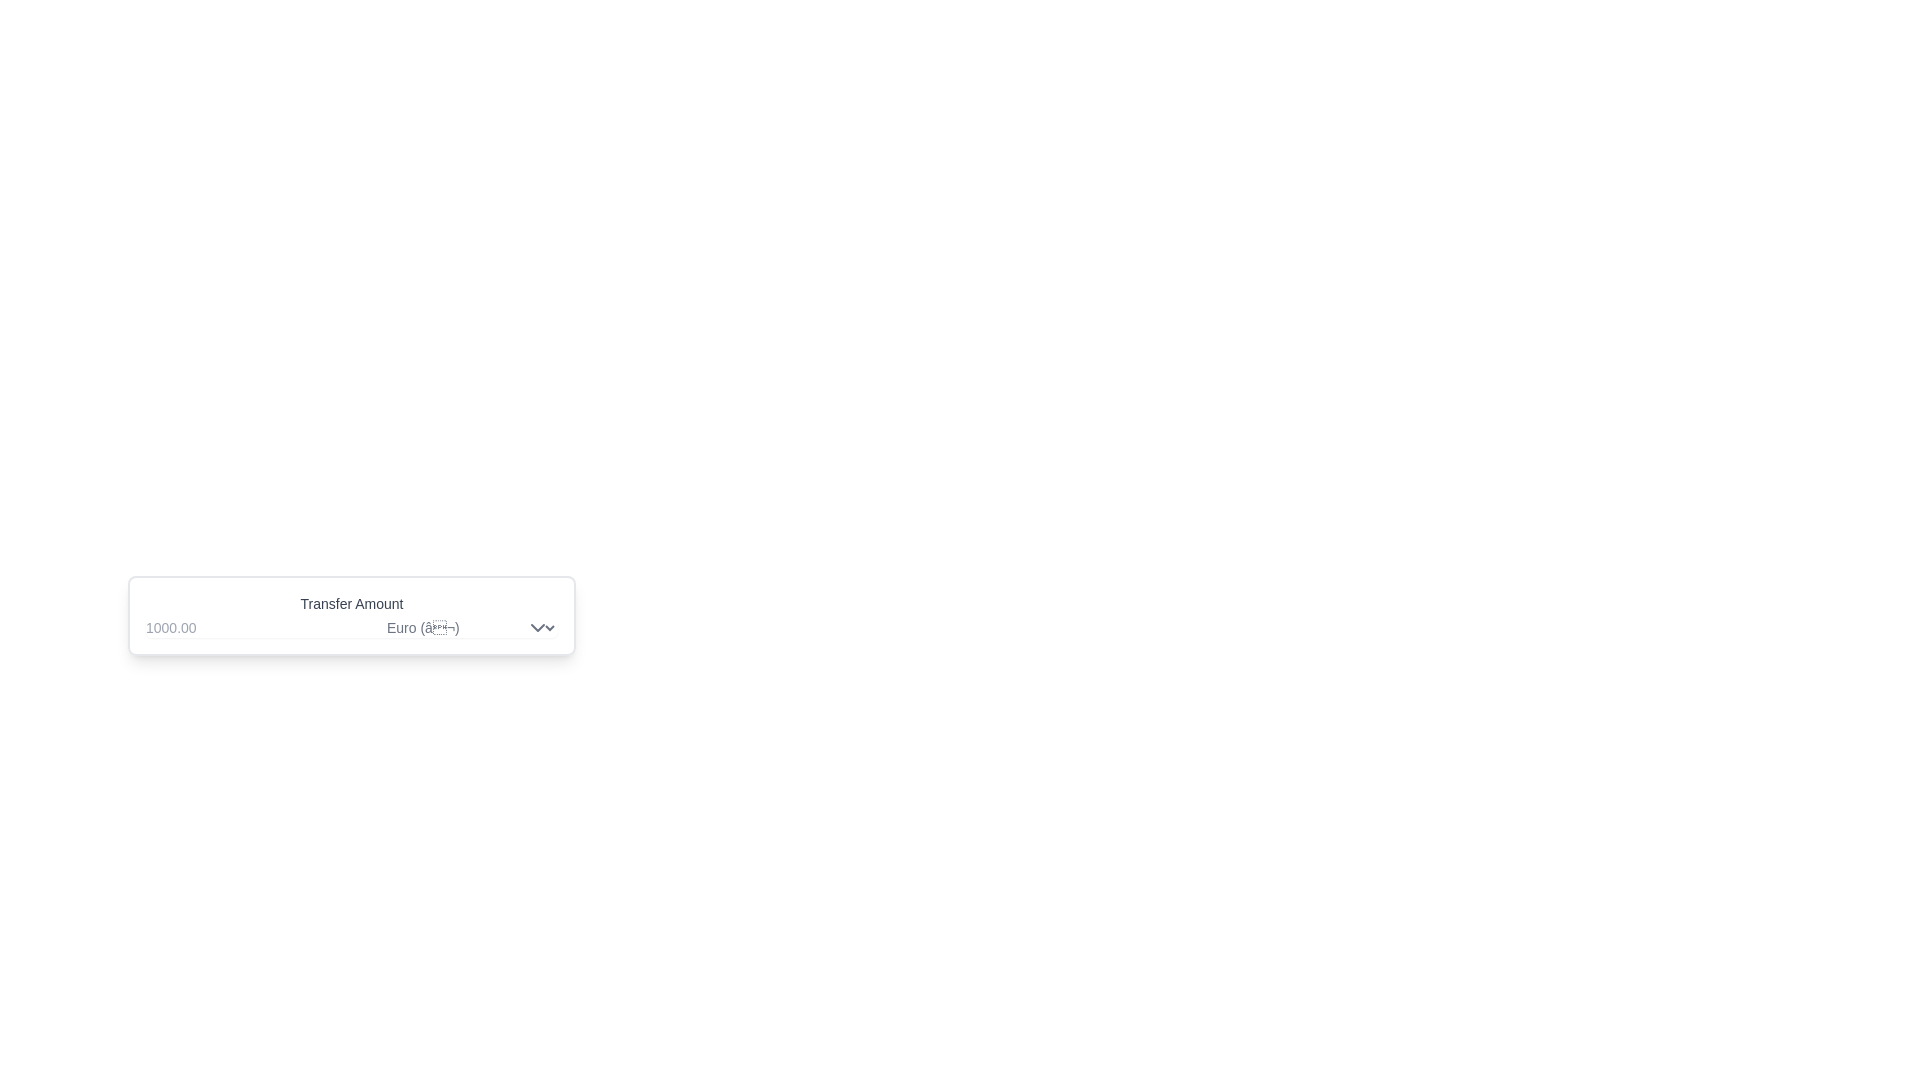 Image resolution: width=1920 pixels, height=1080 pixels. I want to click on the downward-facing chevron icon, styled with a thin, rounded line and dark gray color, located at the right side of the selection field aligned with the text 'Euro (€)', so click(537, 627).